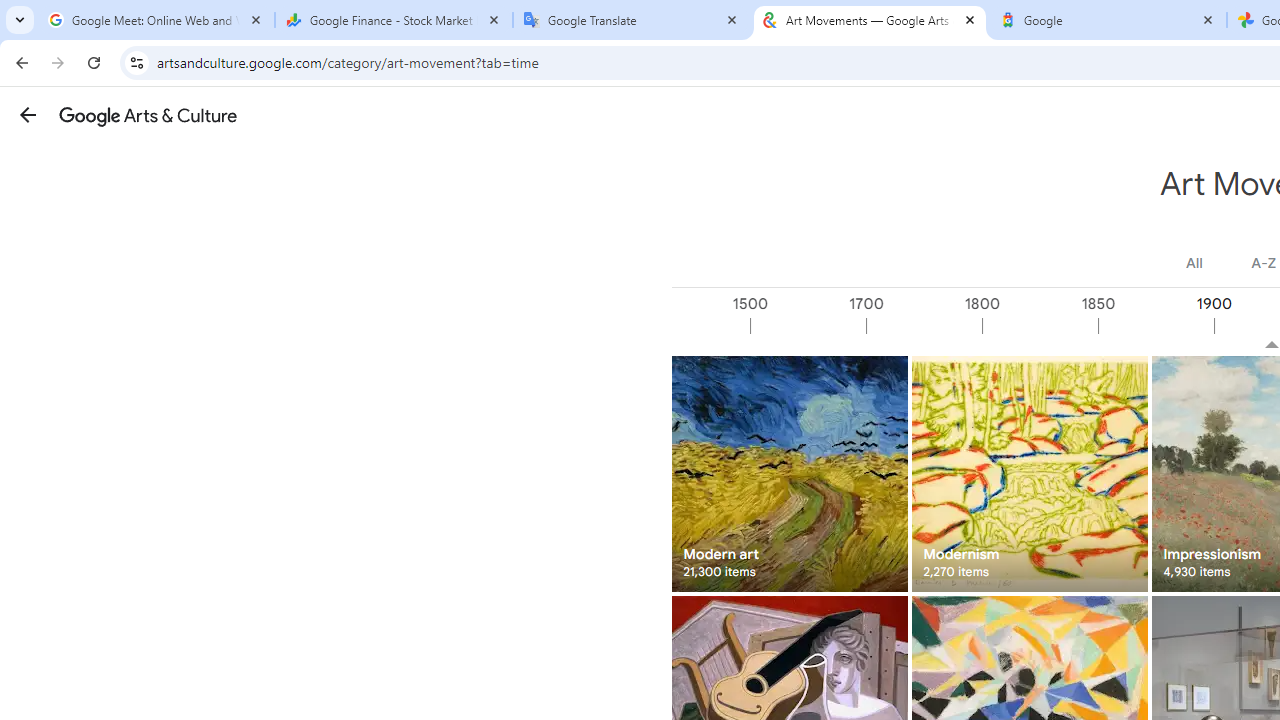  I want to click on 'Modernism 2,270 items', so click(1029, 473).